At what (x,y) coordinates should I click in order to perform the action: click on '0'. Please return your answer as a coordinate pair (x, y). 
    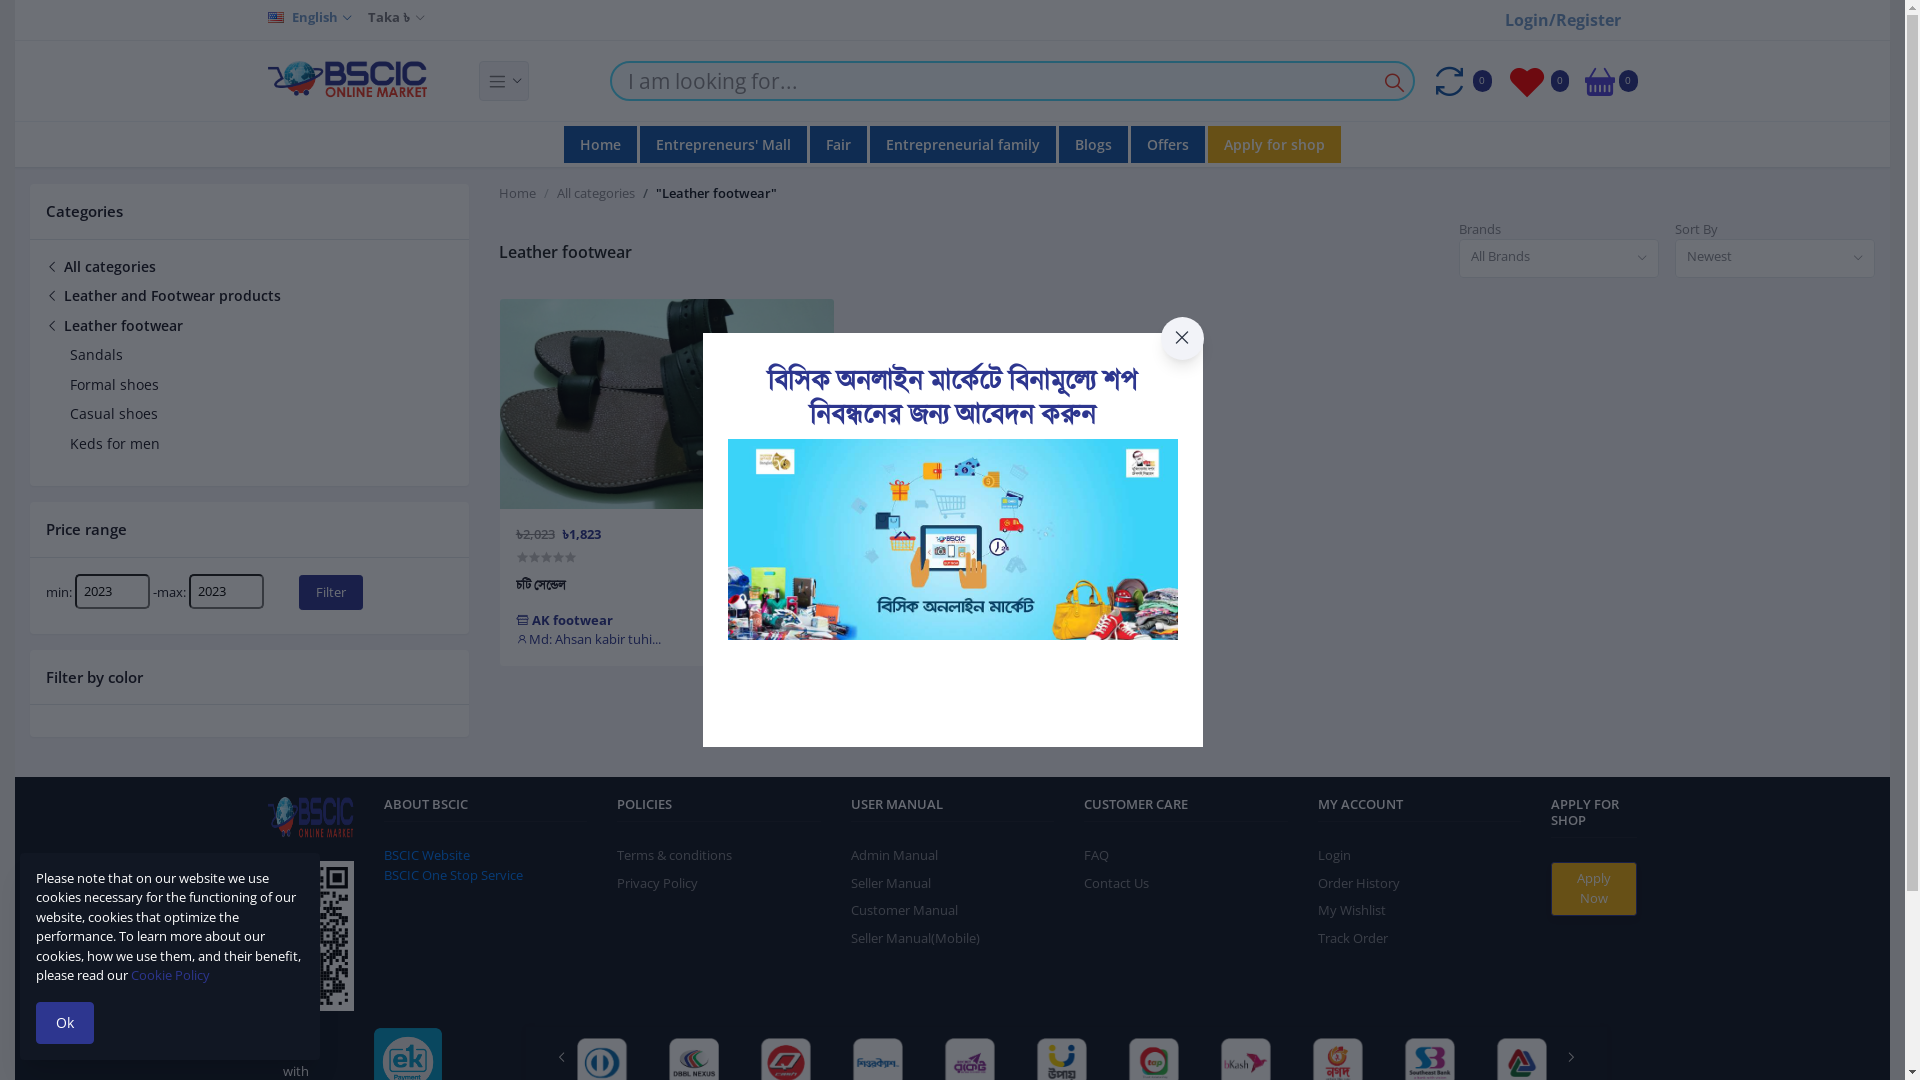
    Looking at the image, I should click on (1583, 80).